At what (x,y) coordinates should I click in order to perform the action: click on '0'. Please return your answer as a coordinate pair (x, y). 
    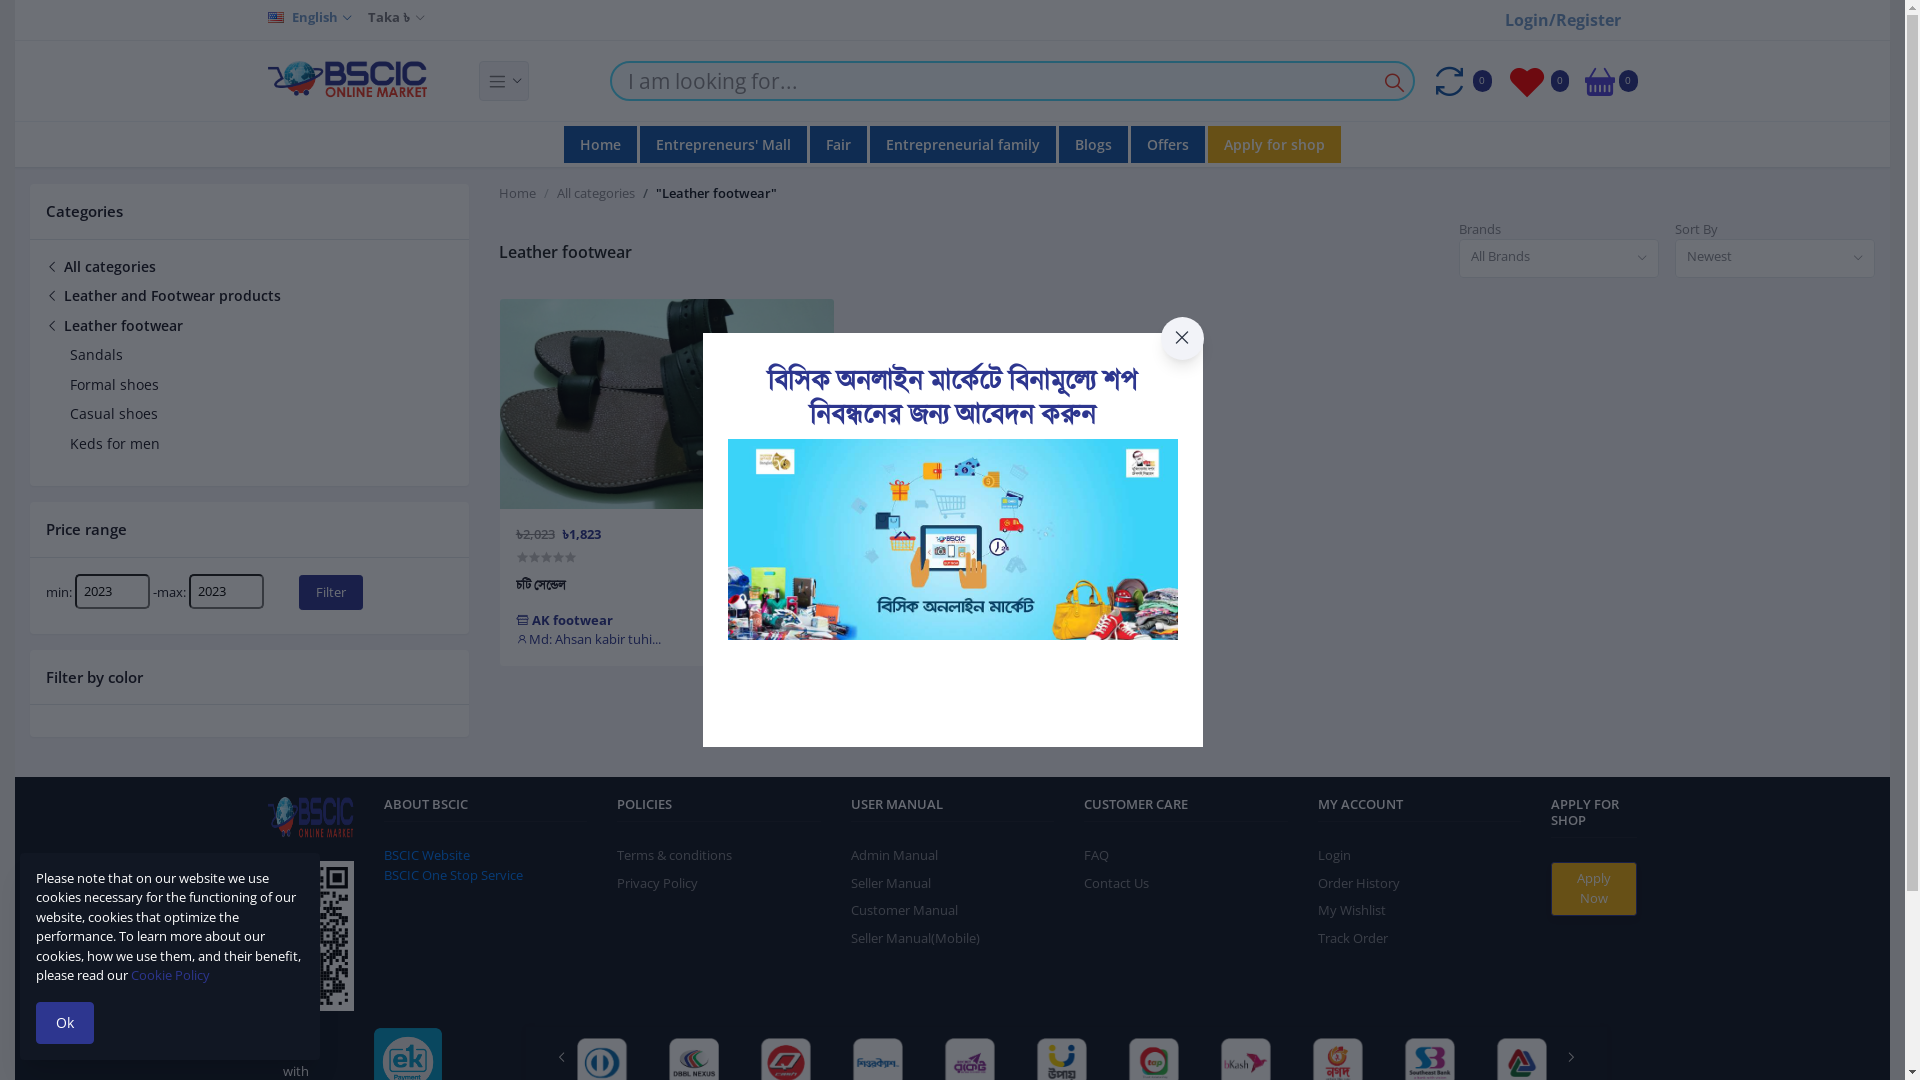
    Looking at the image, I should click on (1583, 80).